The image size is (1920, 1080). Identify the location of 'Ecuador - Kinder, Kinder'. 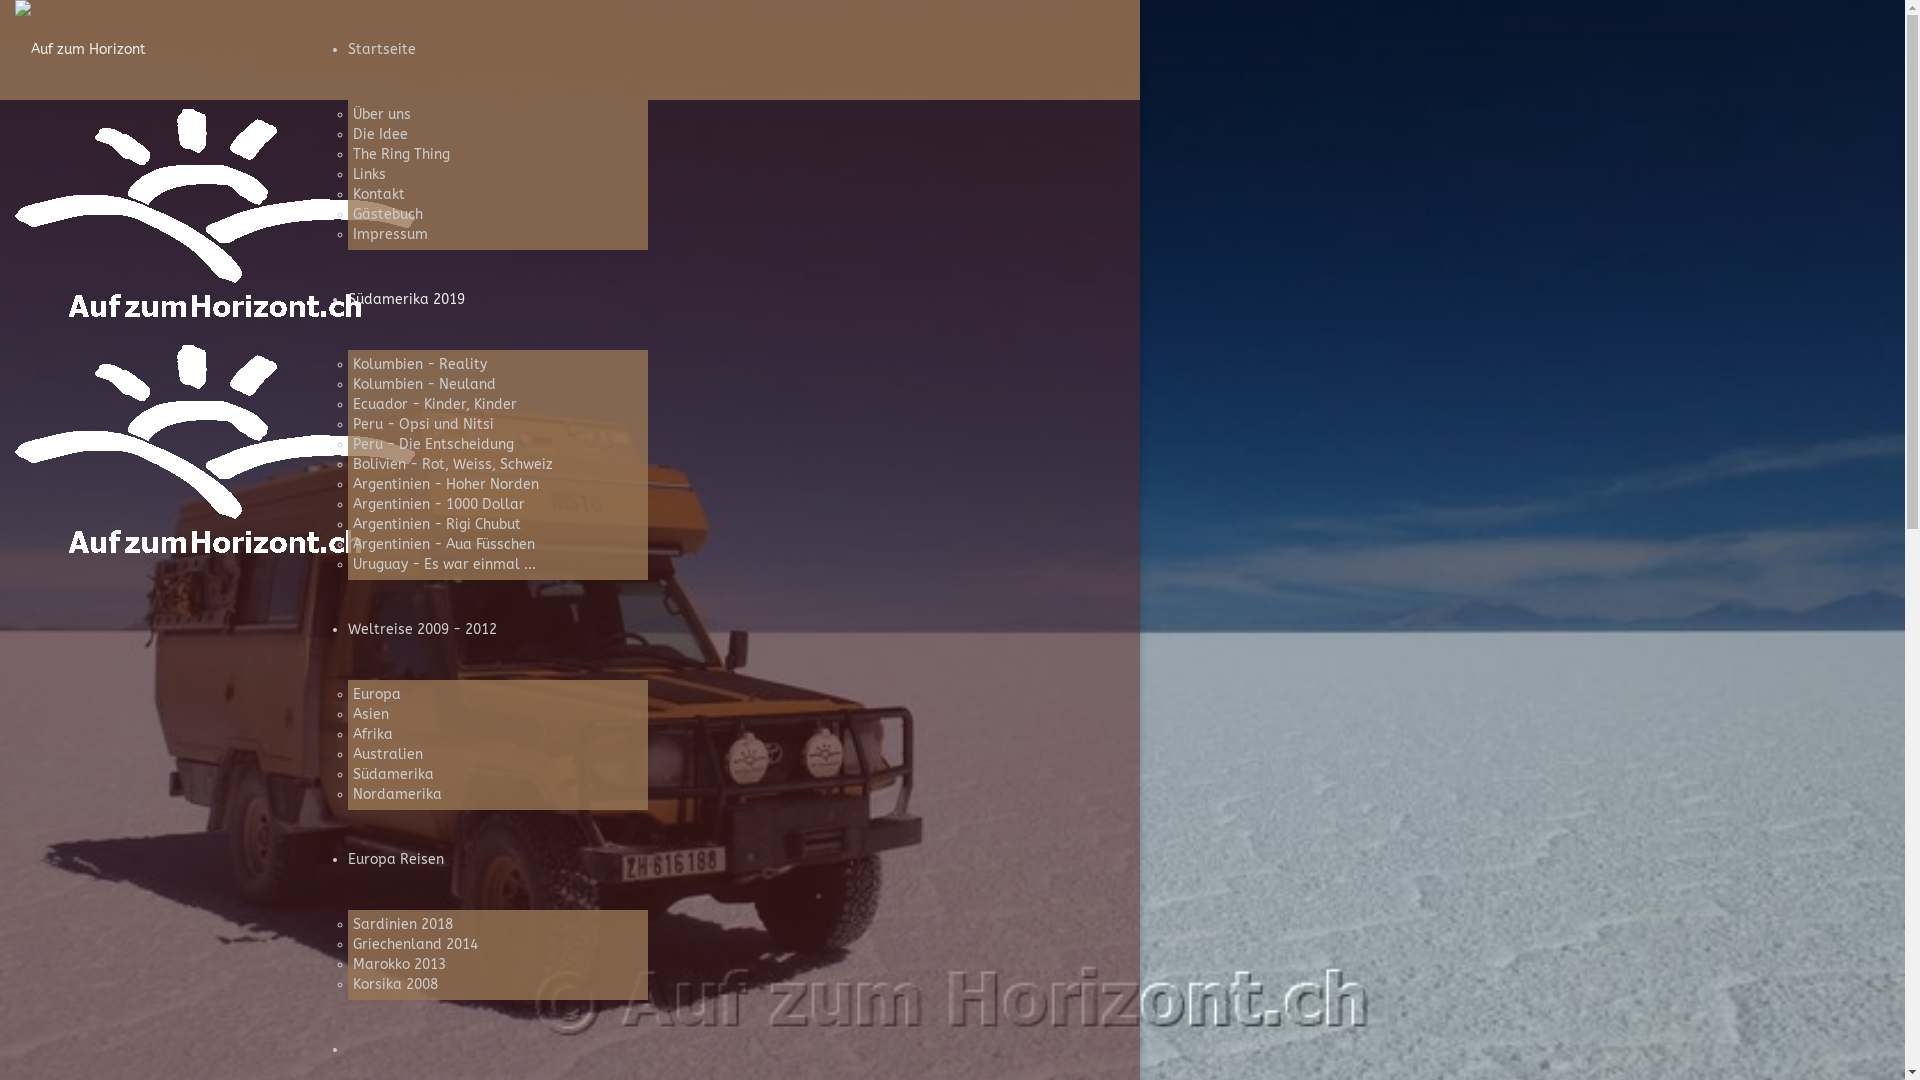
(432, 404).